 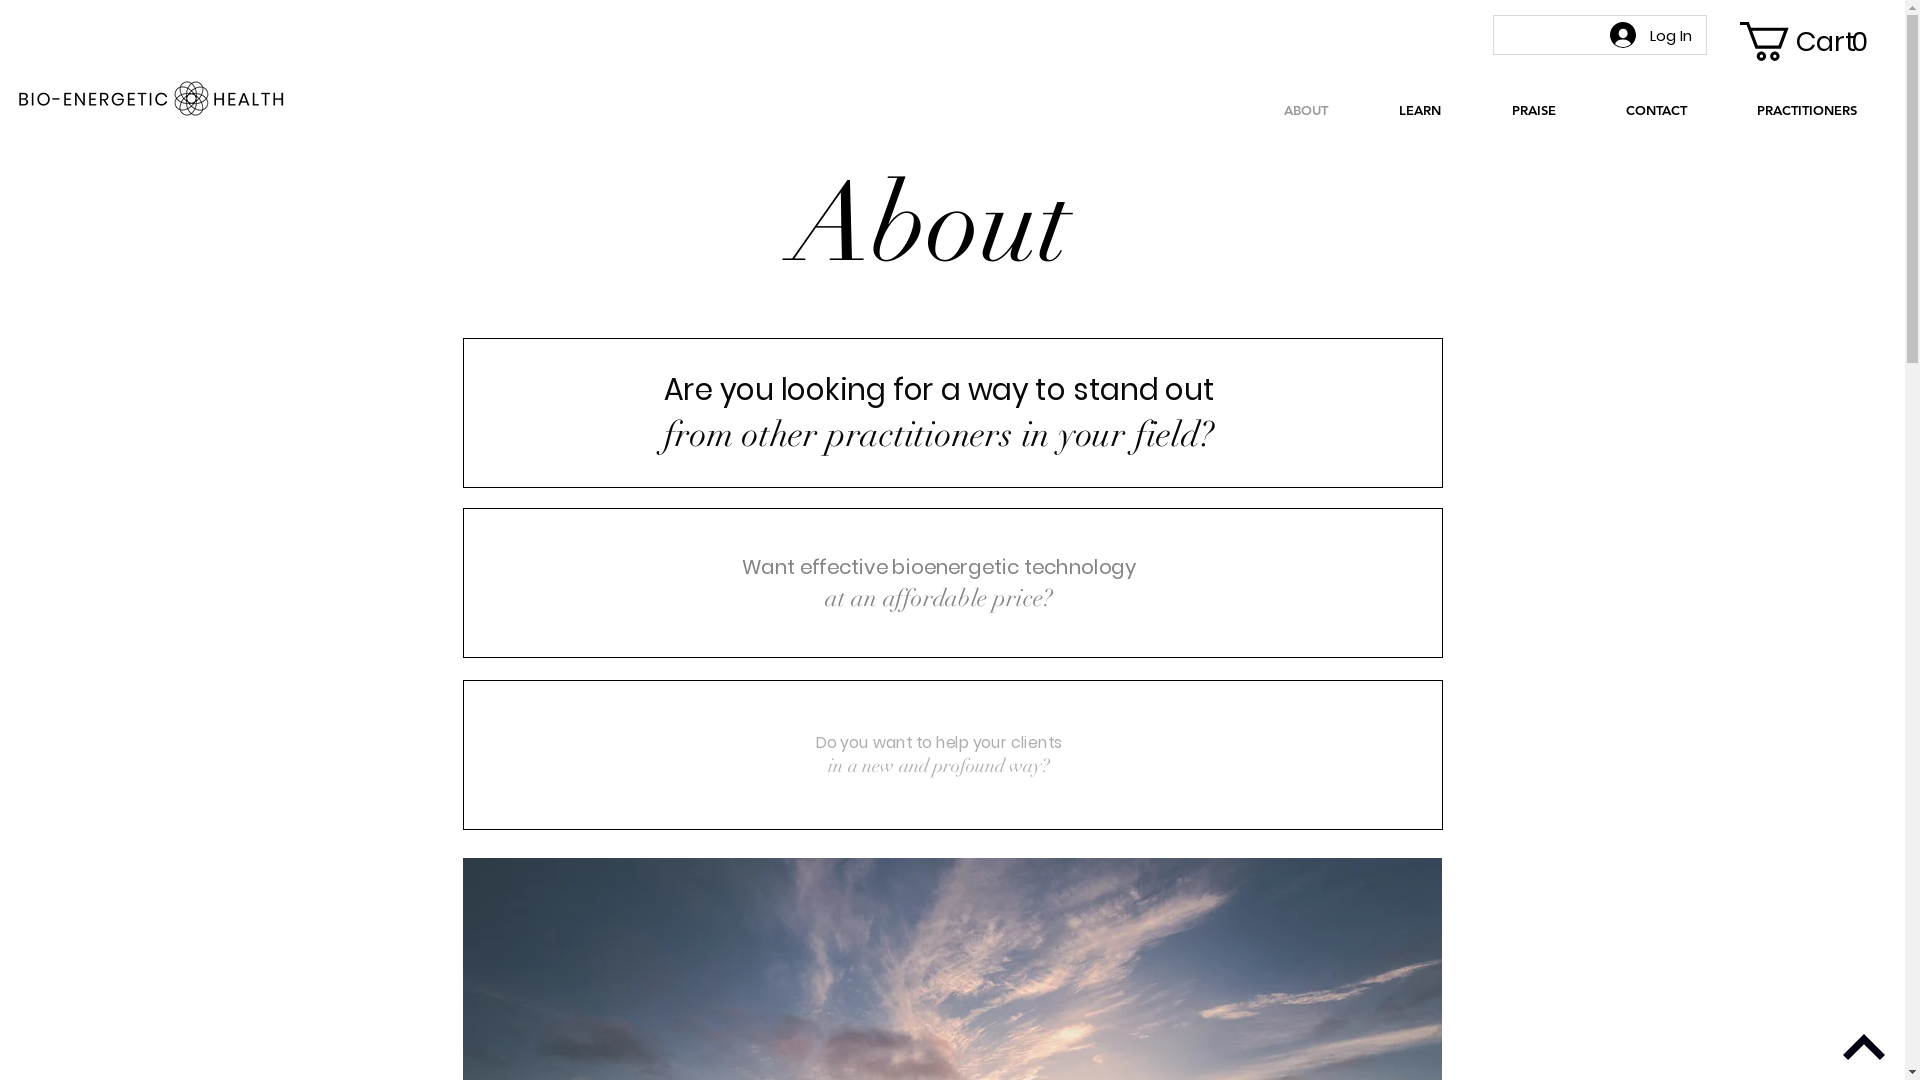 I want to click on 'PRAISE', so click(x=1532, y=110).